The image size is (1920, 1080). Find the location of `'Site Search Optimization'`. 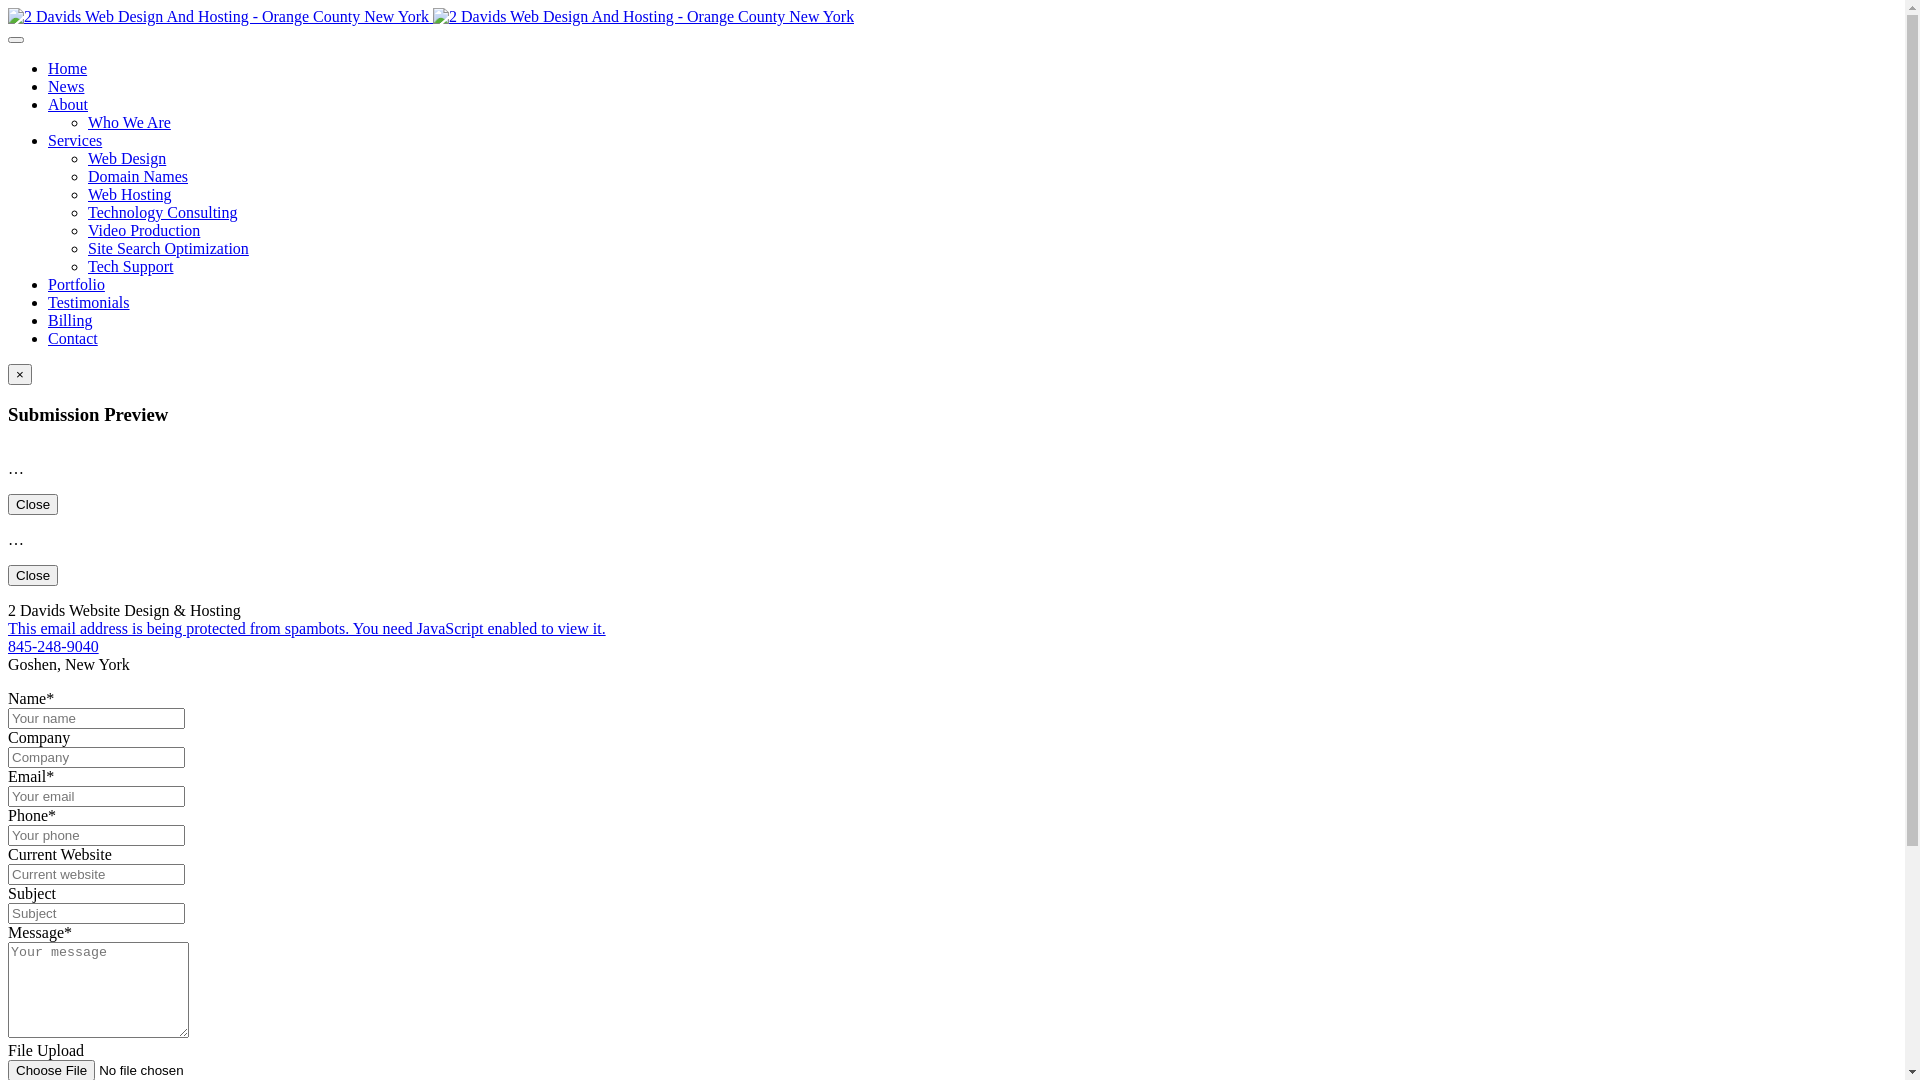

'Site Search Optimization' is located at coordinates (168, 247).